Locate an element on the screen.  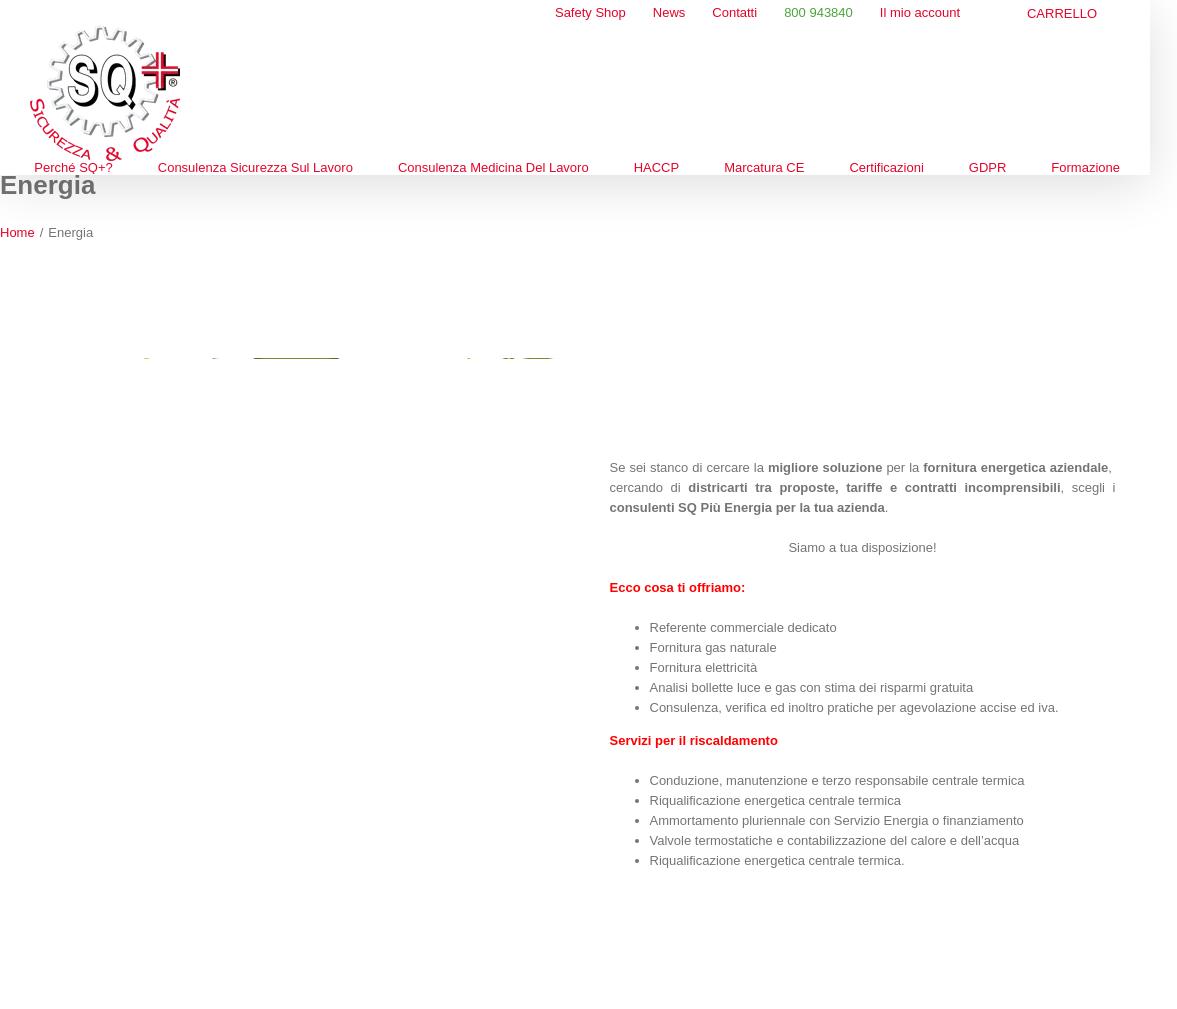
'Formazione igiene alimentare HACCP' is located at coordinates (687, 451).